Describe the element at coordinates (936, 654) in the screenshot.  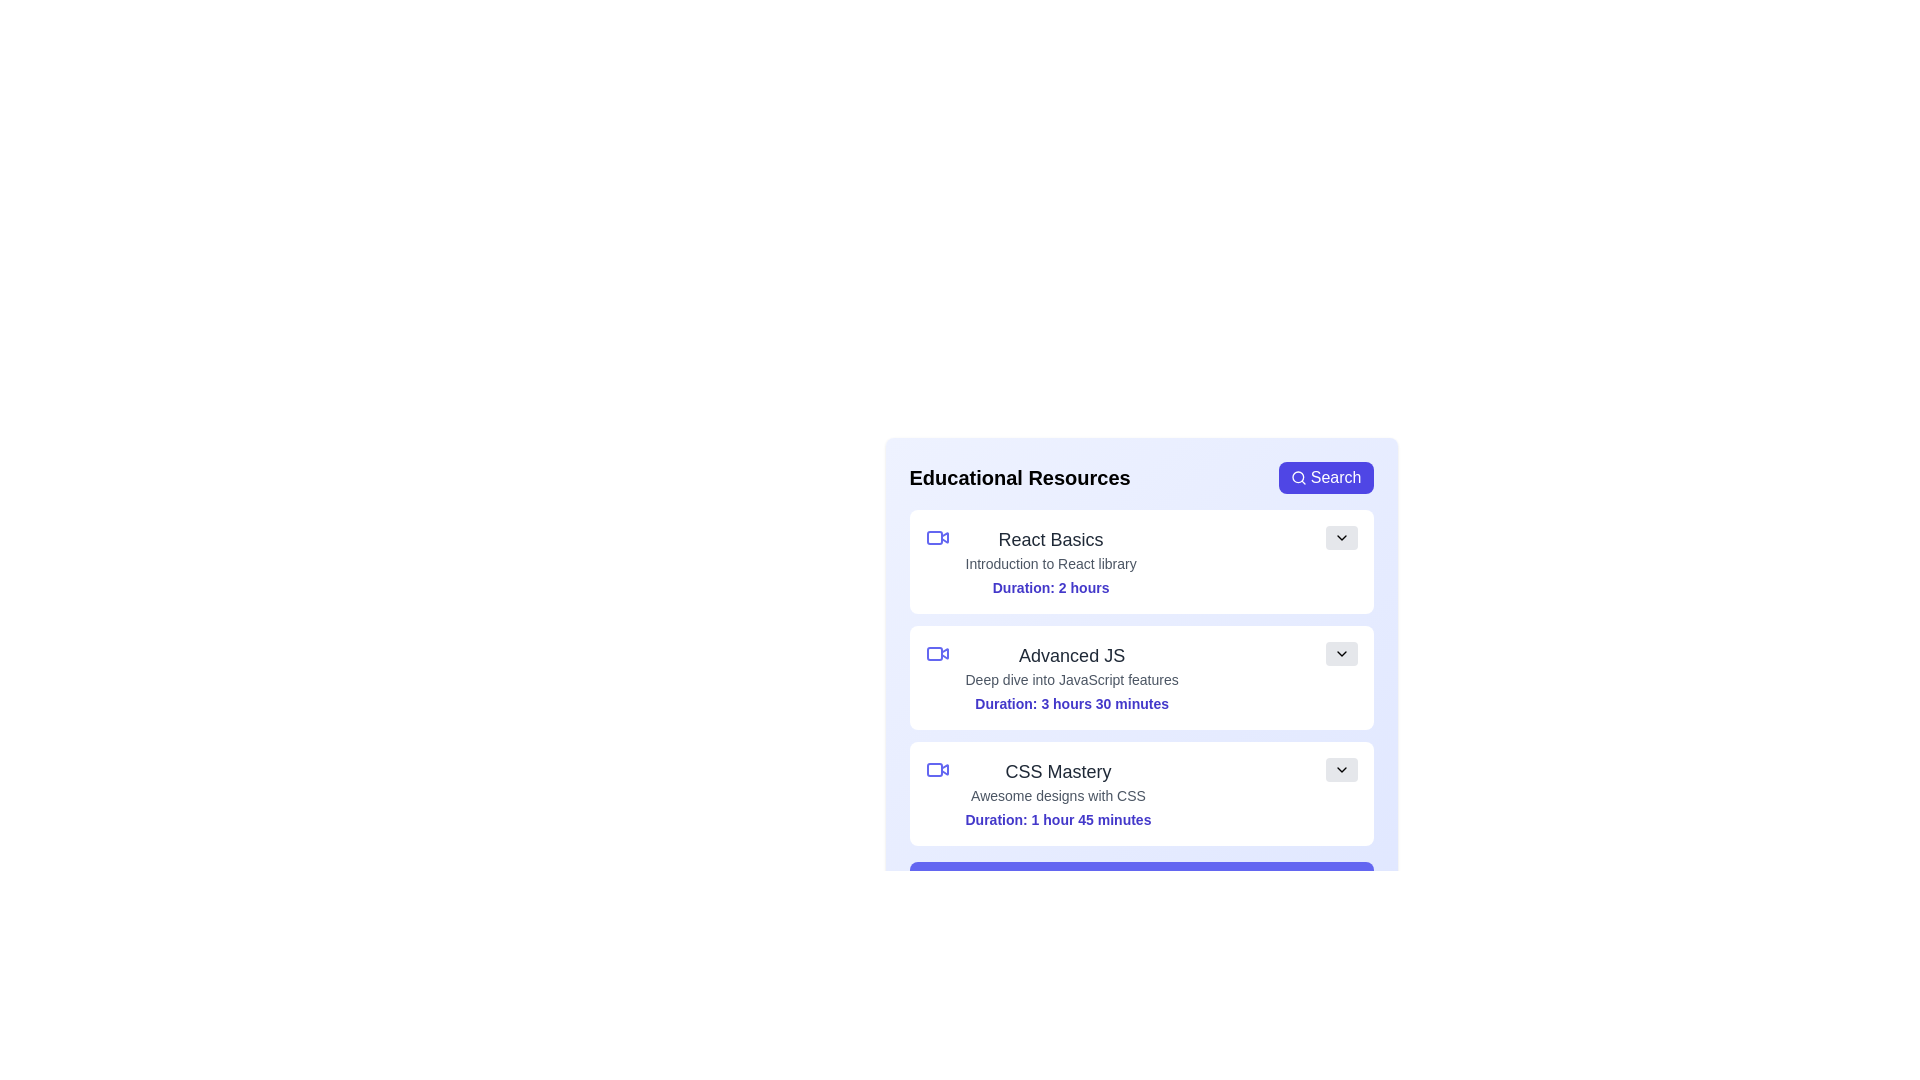
I see `the video icon of the resource titled Advanced JS` at that location.